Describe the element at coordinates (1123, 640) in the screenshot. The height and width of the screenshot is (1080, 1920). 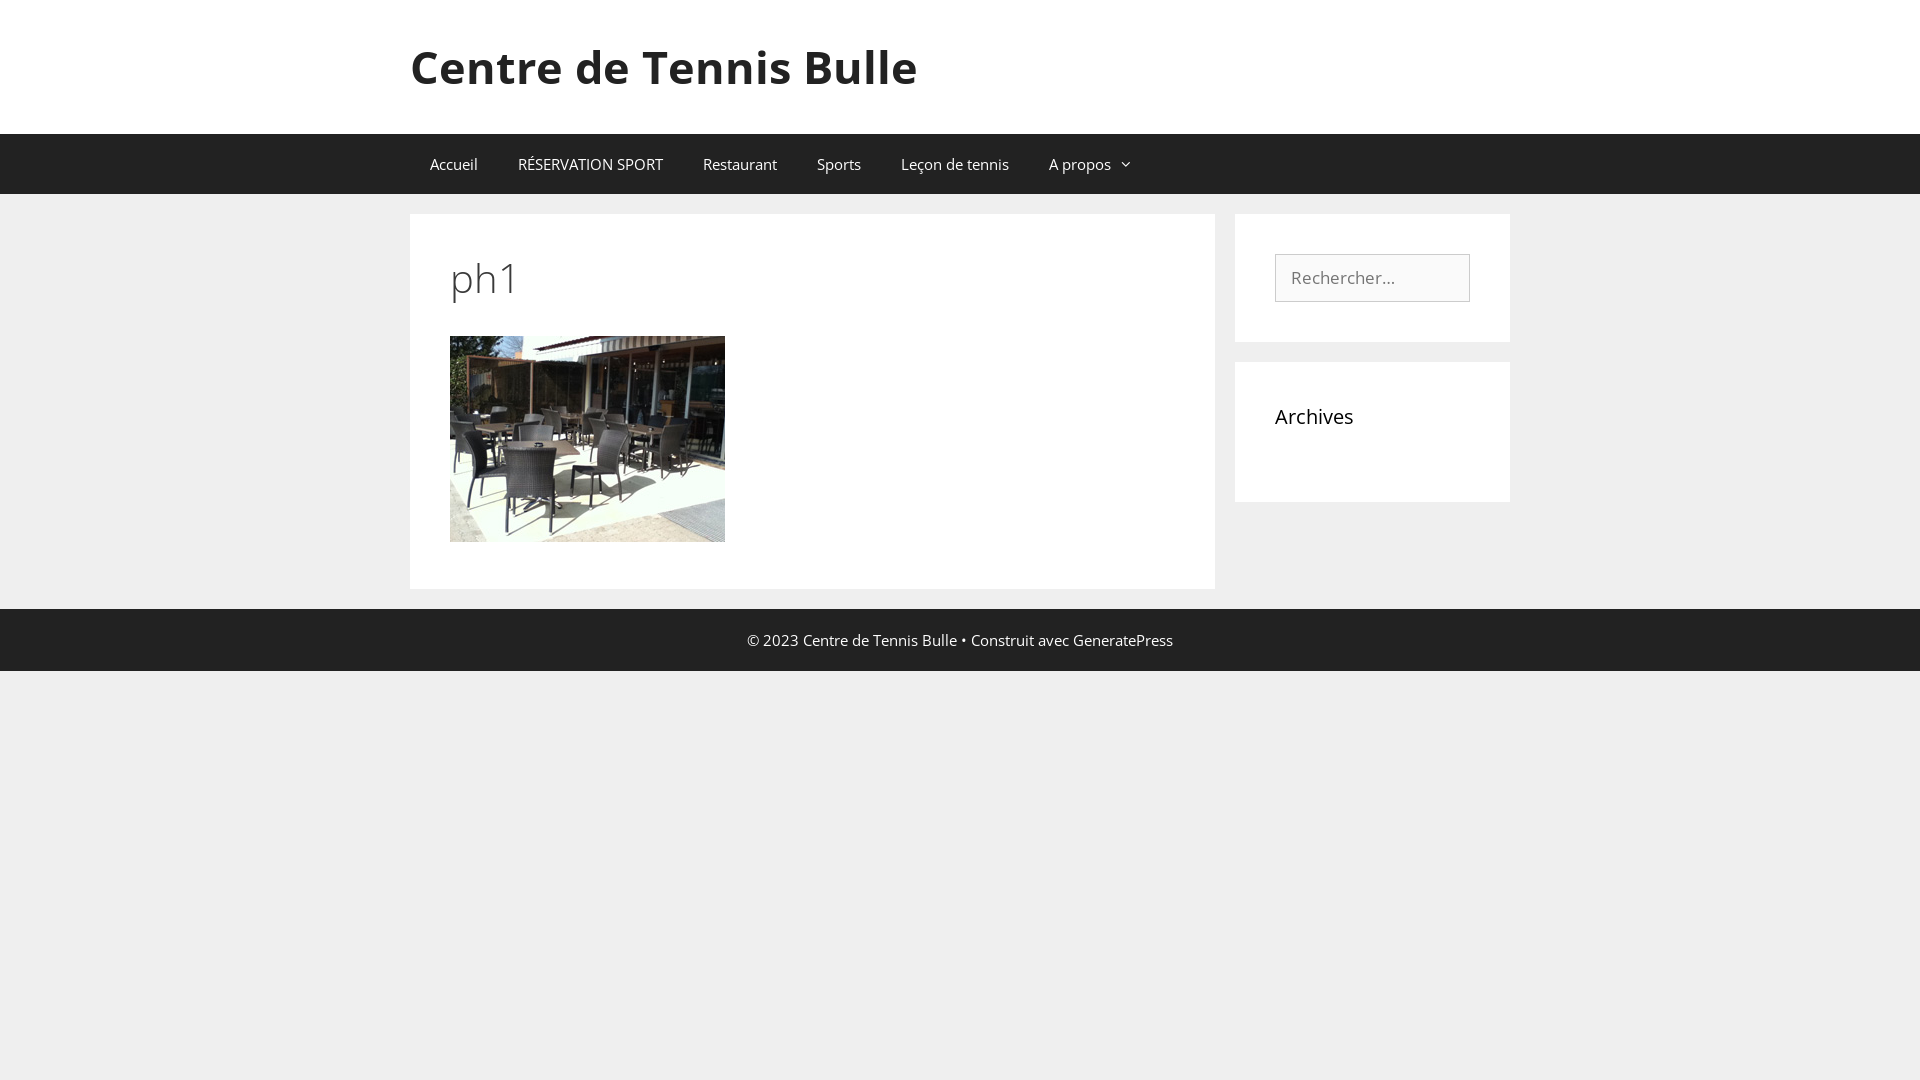
I see `'GeneratePress'` at that location.